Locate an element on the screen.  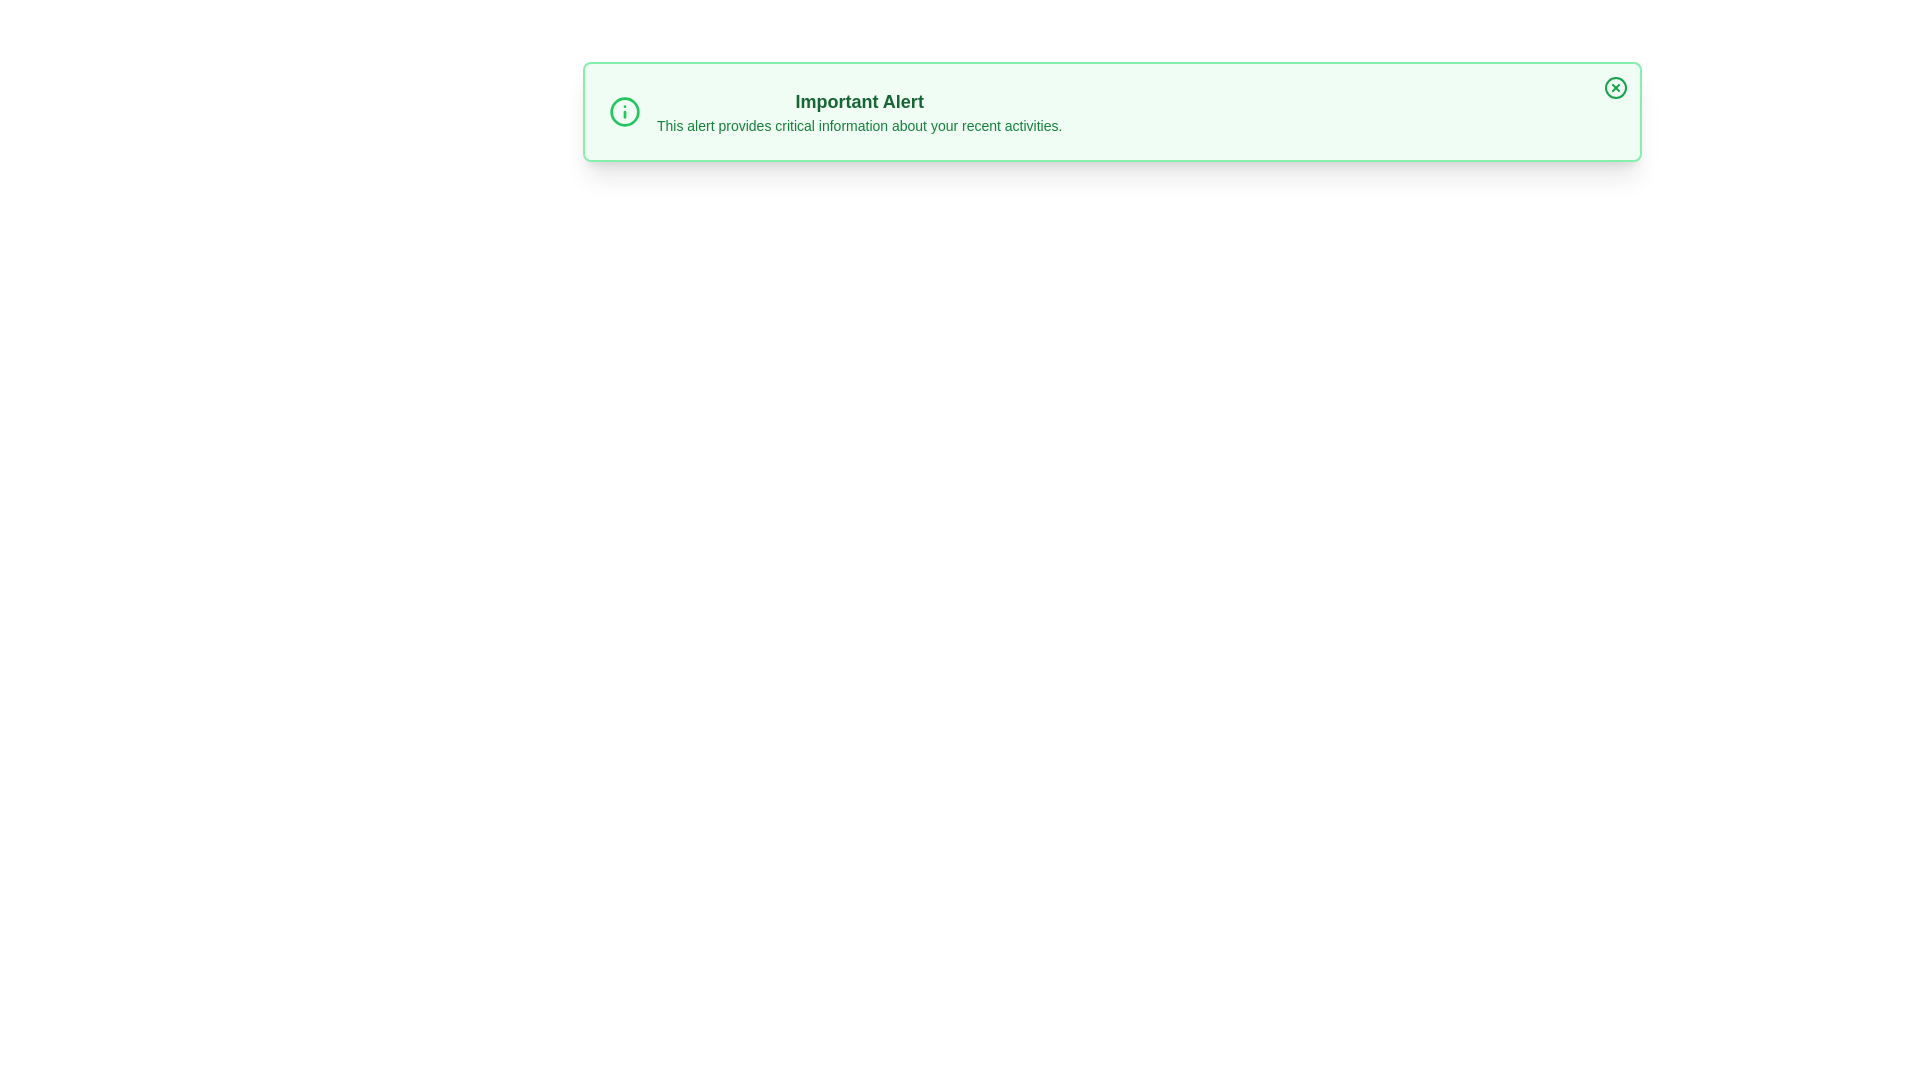
the close icon of the alert to dismiss it is located at coordinates (1616, 87).